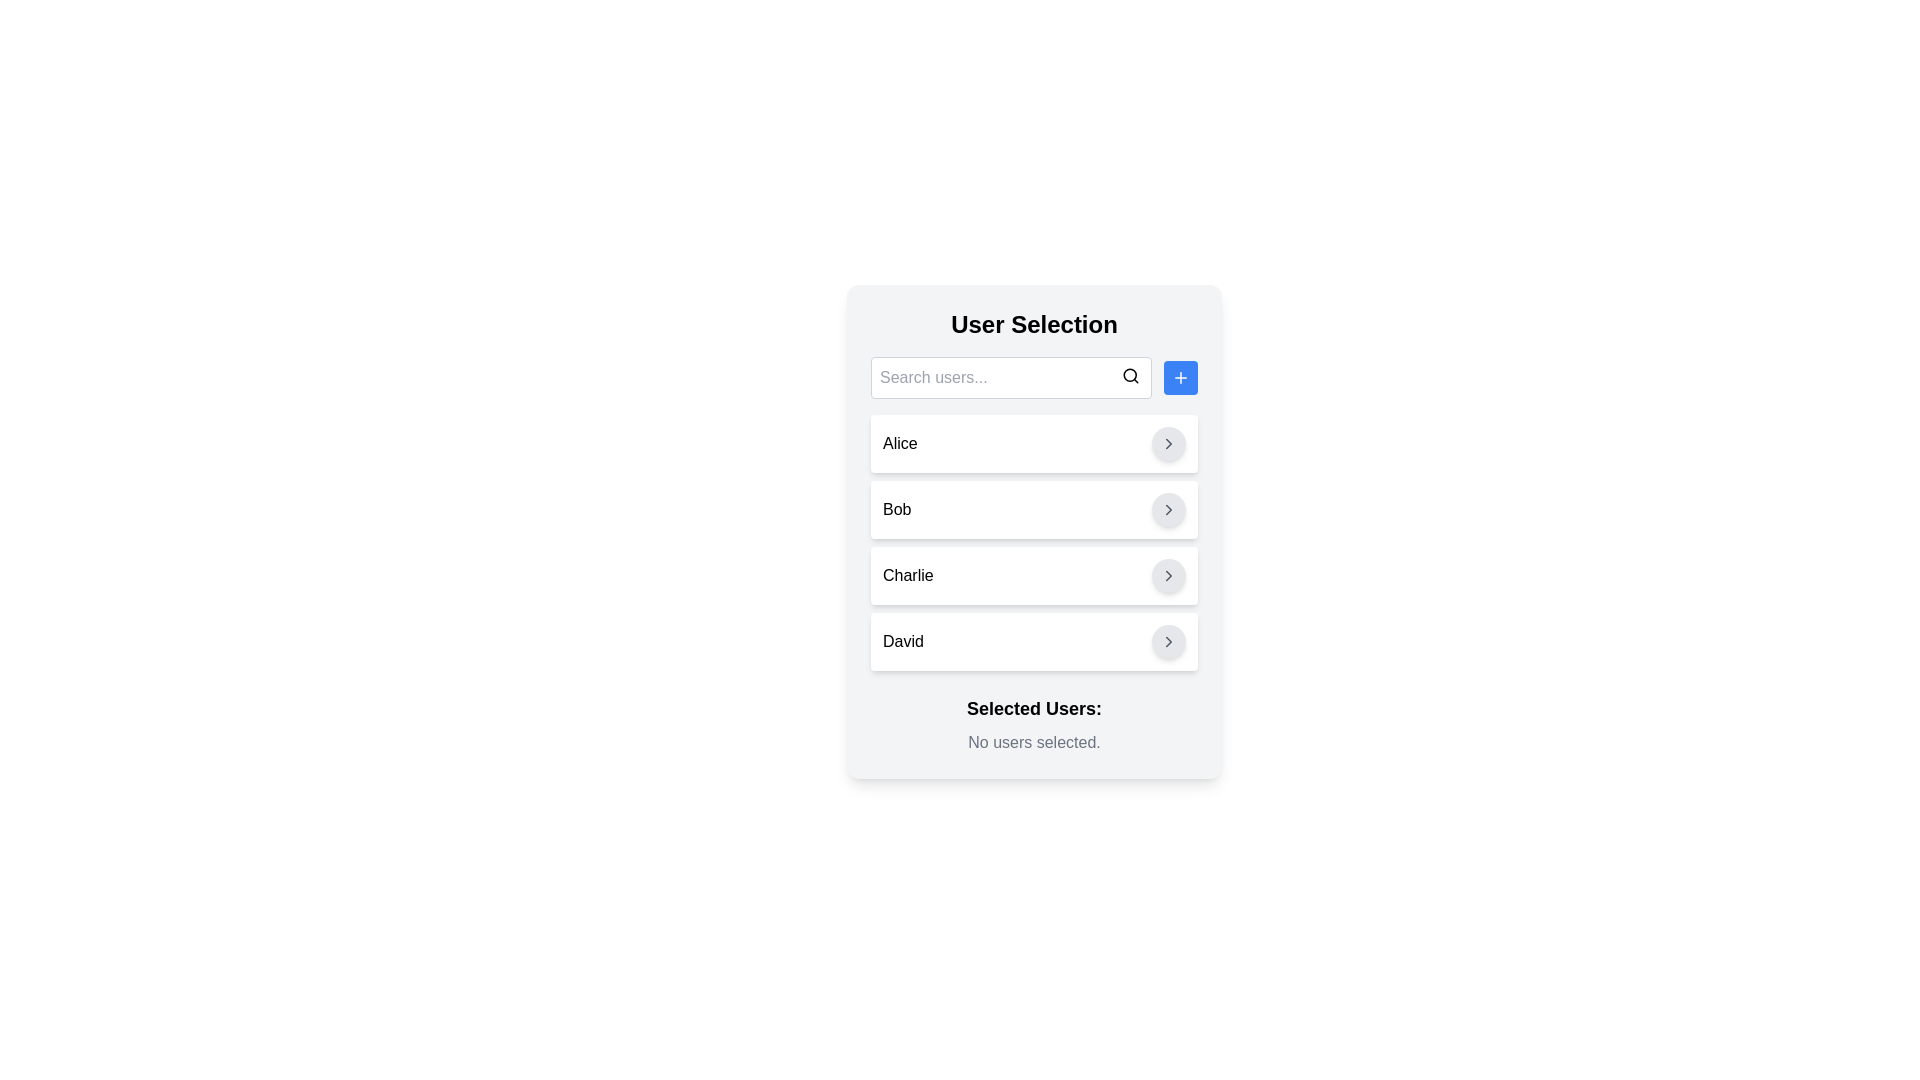 Image resolution: width=1920 pixels, height=1080 pixels. I want to click on the right-pointing arrow icon located within the 'Charlie' user entry, so click(1169, 575).